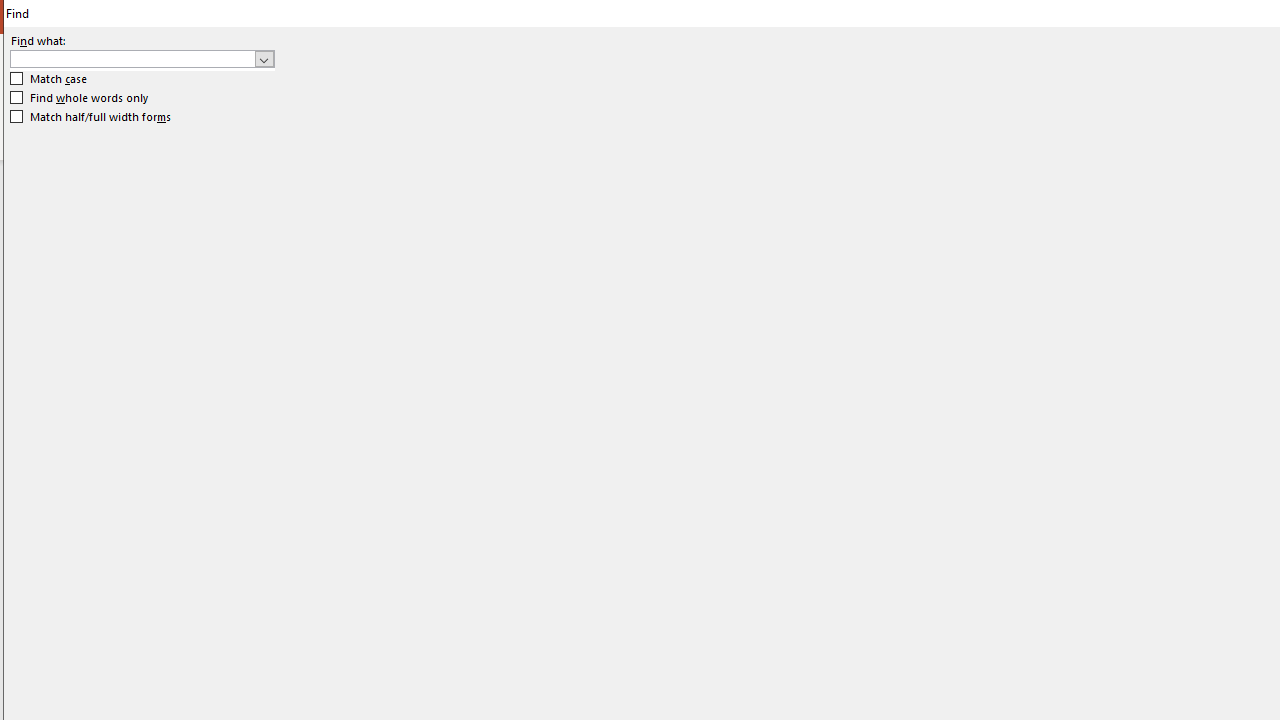 The image size is (1280, 720). Describe the element at coordinates (49, 78) in the screenshot. I see `'Match case'` at that location.